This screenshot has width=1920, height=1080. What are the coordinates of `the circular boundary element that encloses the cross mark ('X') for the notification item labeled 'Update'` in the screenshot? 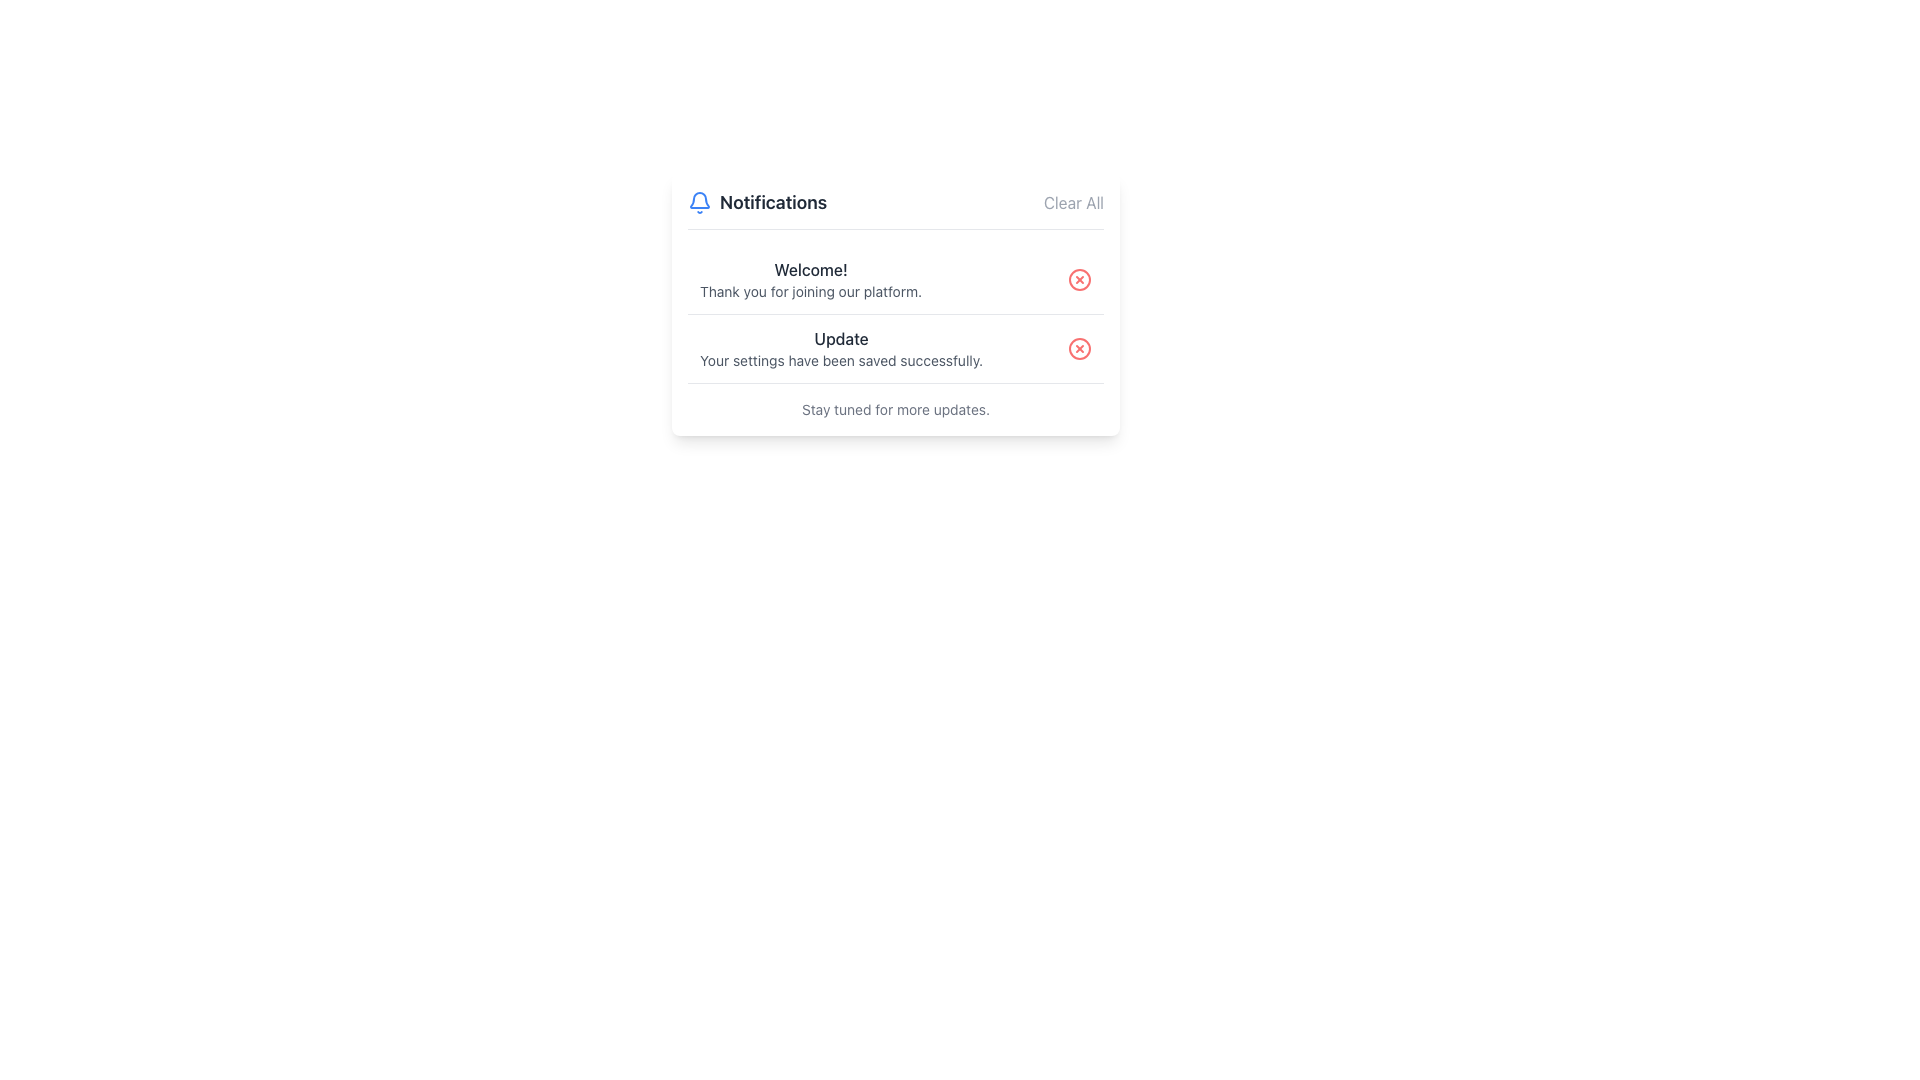 It's located at (1079, 347).